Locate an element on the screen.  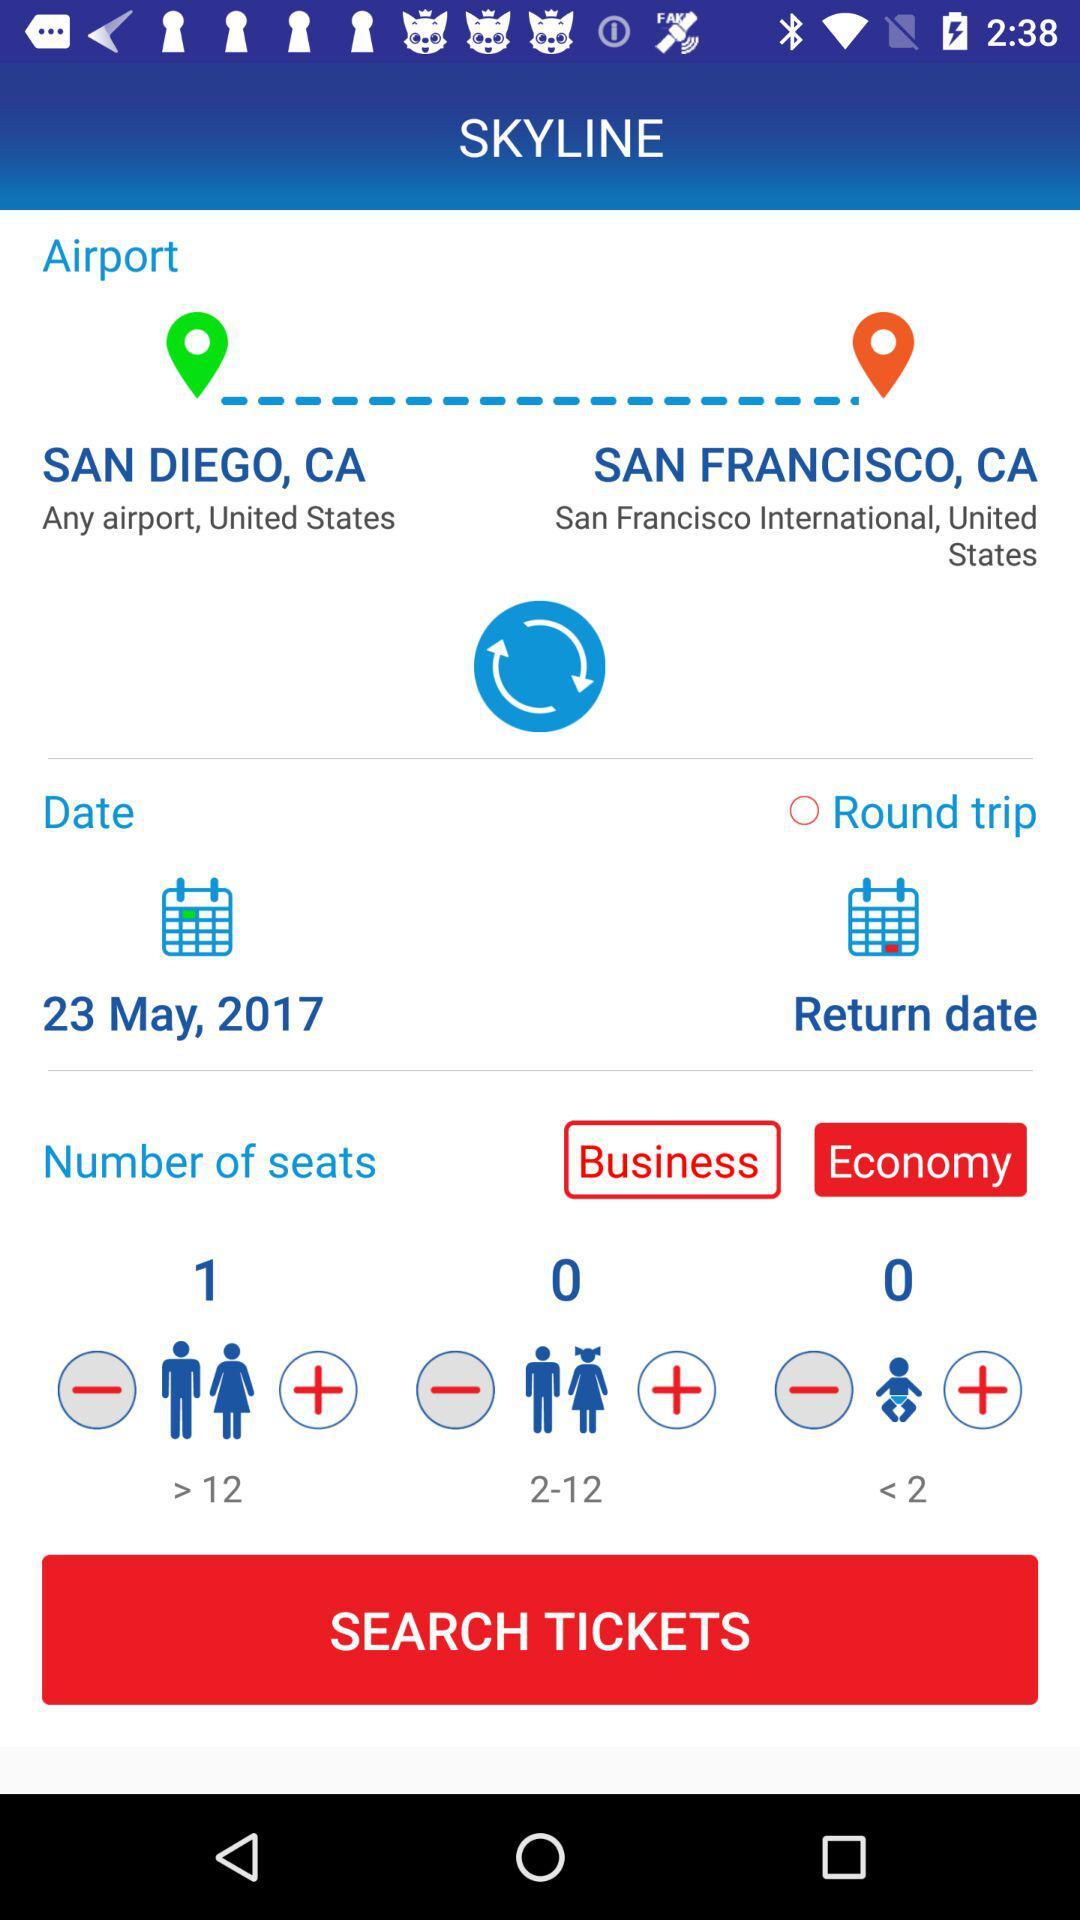
search tickets is located at coordinates (540, 1630).